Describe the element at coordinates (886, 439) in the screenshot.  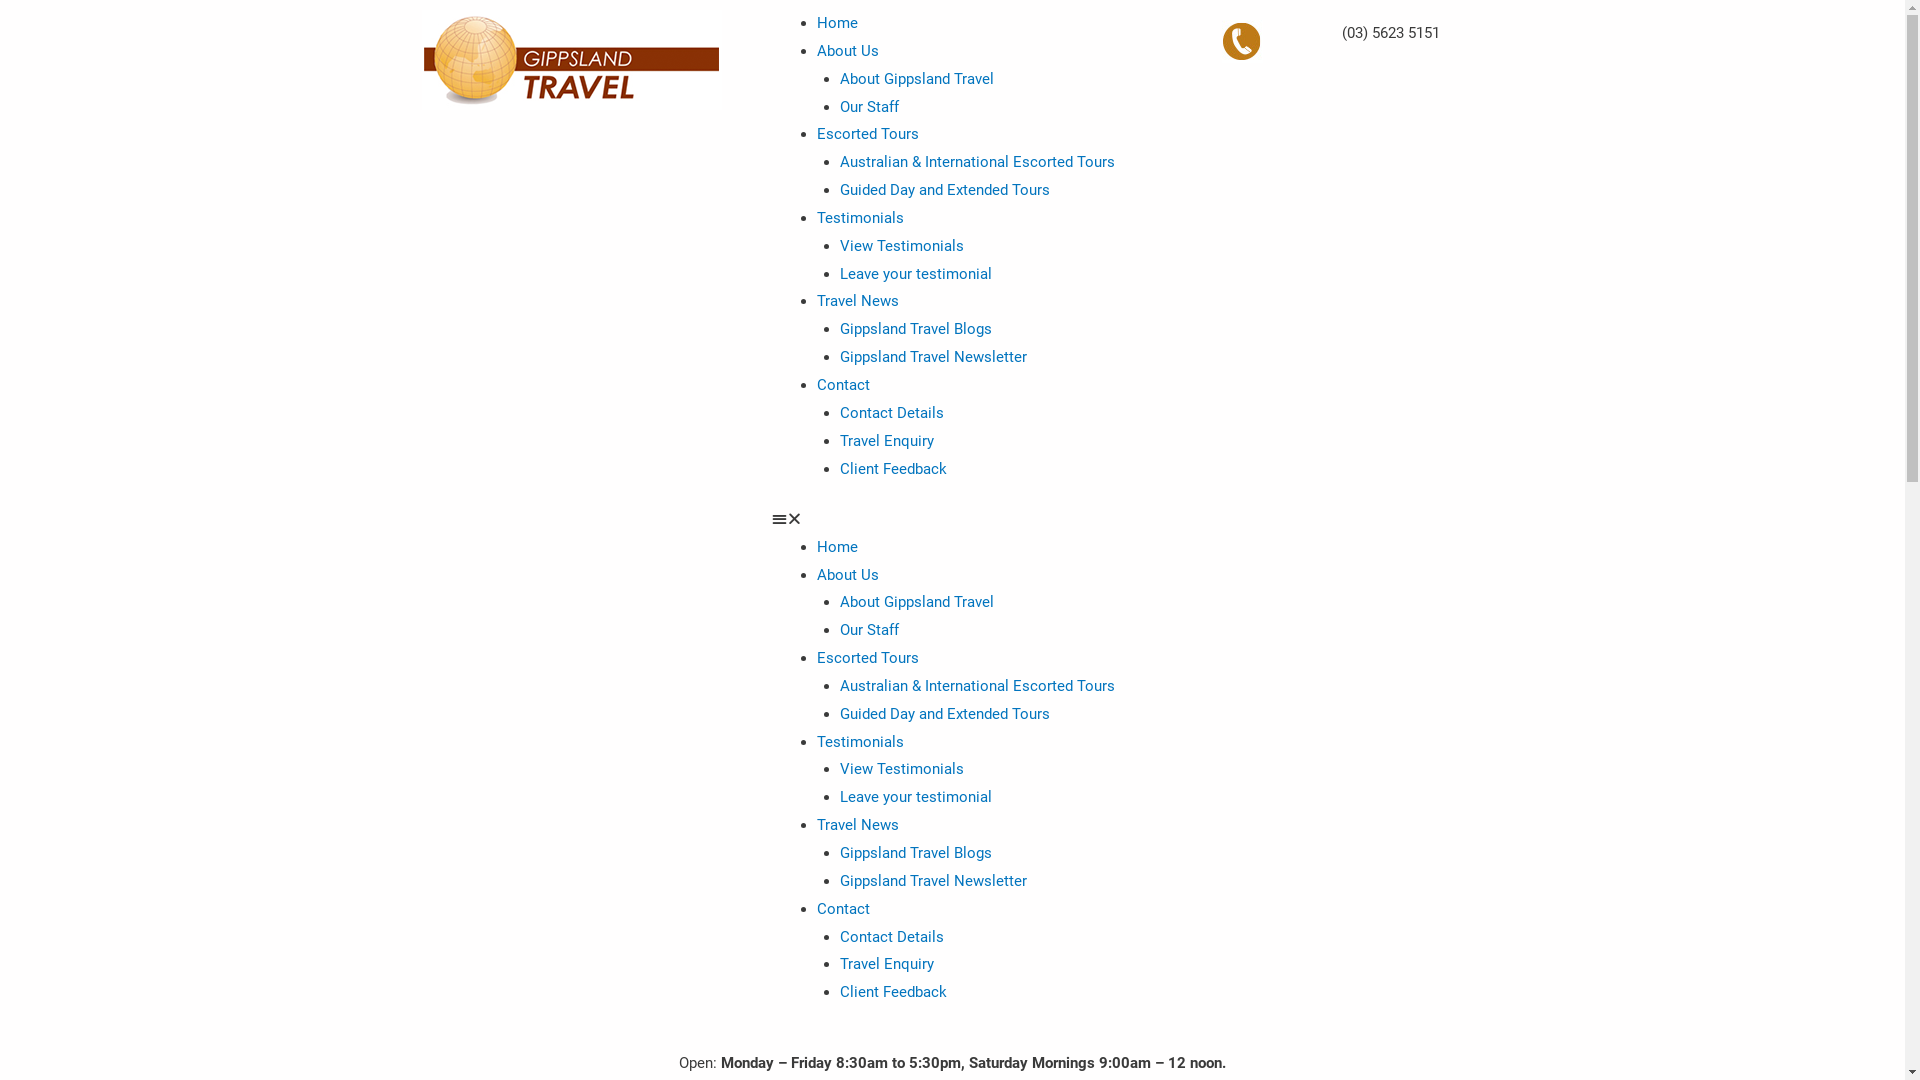
I see `'Travel Enquiry'` at that location.